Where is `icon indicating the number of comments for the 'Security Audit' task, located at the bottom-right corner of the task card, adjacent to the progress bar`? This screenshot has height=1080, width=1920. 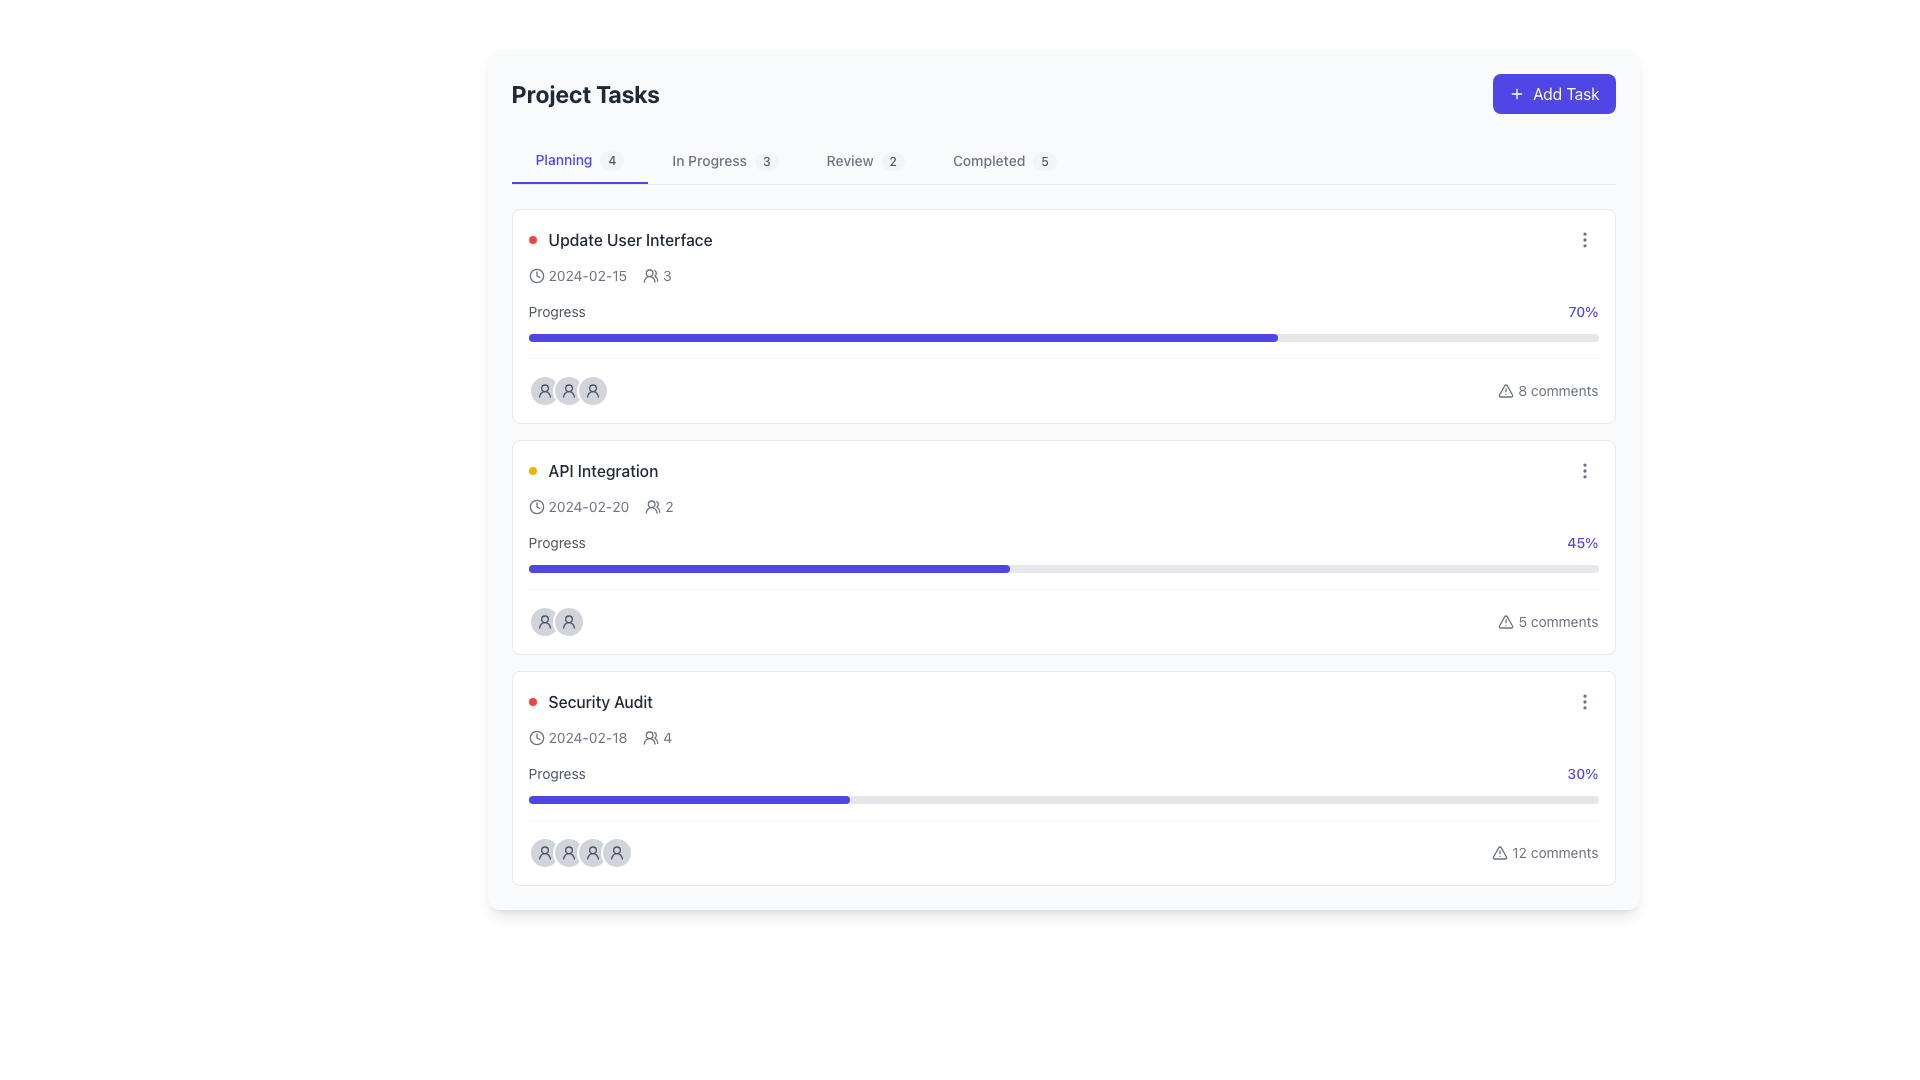 icon indicating the number of comments for the 'Security Audit' task, located at the bottom-right corner of the task card, adjacent to the progress bar is located at coordinates (1544, 852).